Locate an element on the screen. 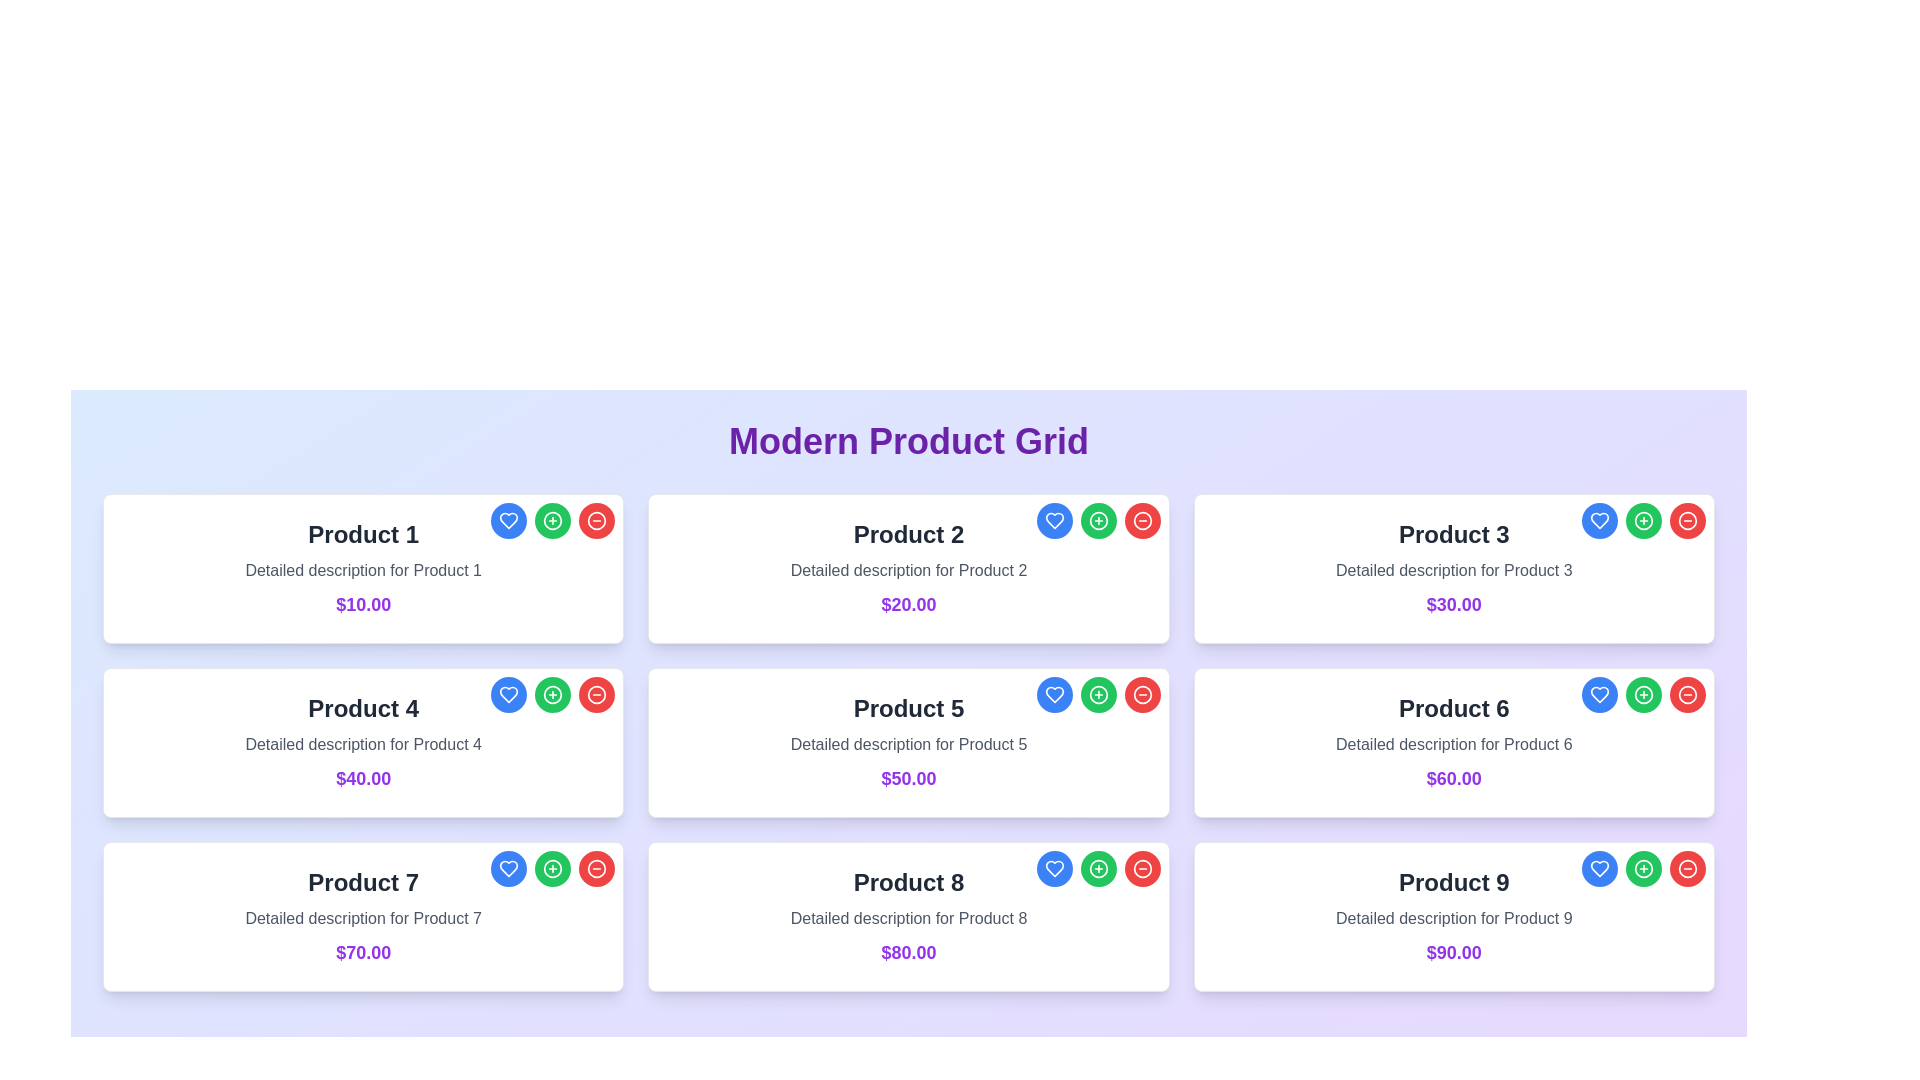 Image resolution: width=1920 pixels, height=1080 pixels. the Text label providing additional descriptive information about 'Product 2' located in the second card of the first row in the grid layout is located at coordinates (907, 570).